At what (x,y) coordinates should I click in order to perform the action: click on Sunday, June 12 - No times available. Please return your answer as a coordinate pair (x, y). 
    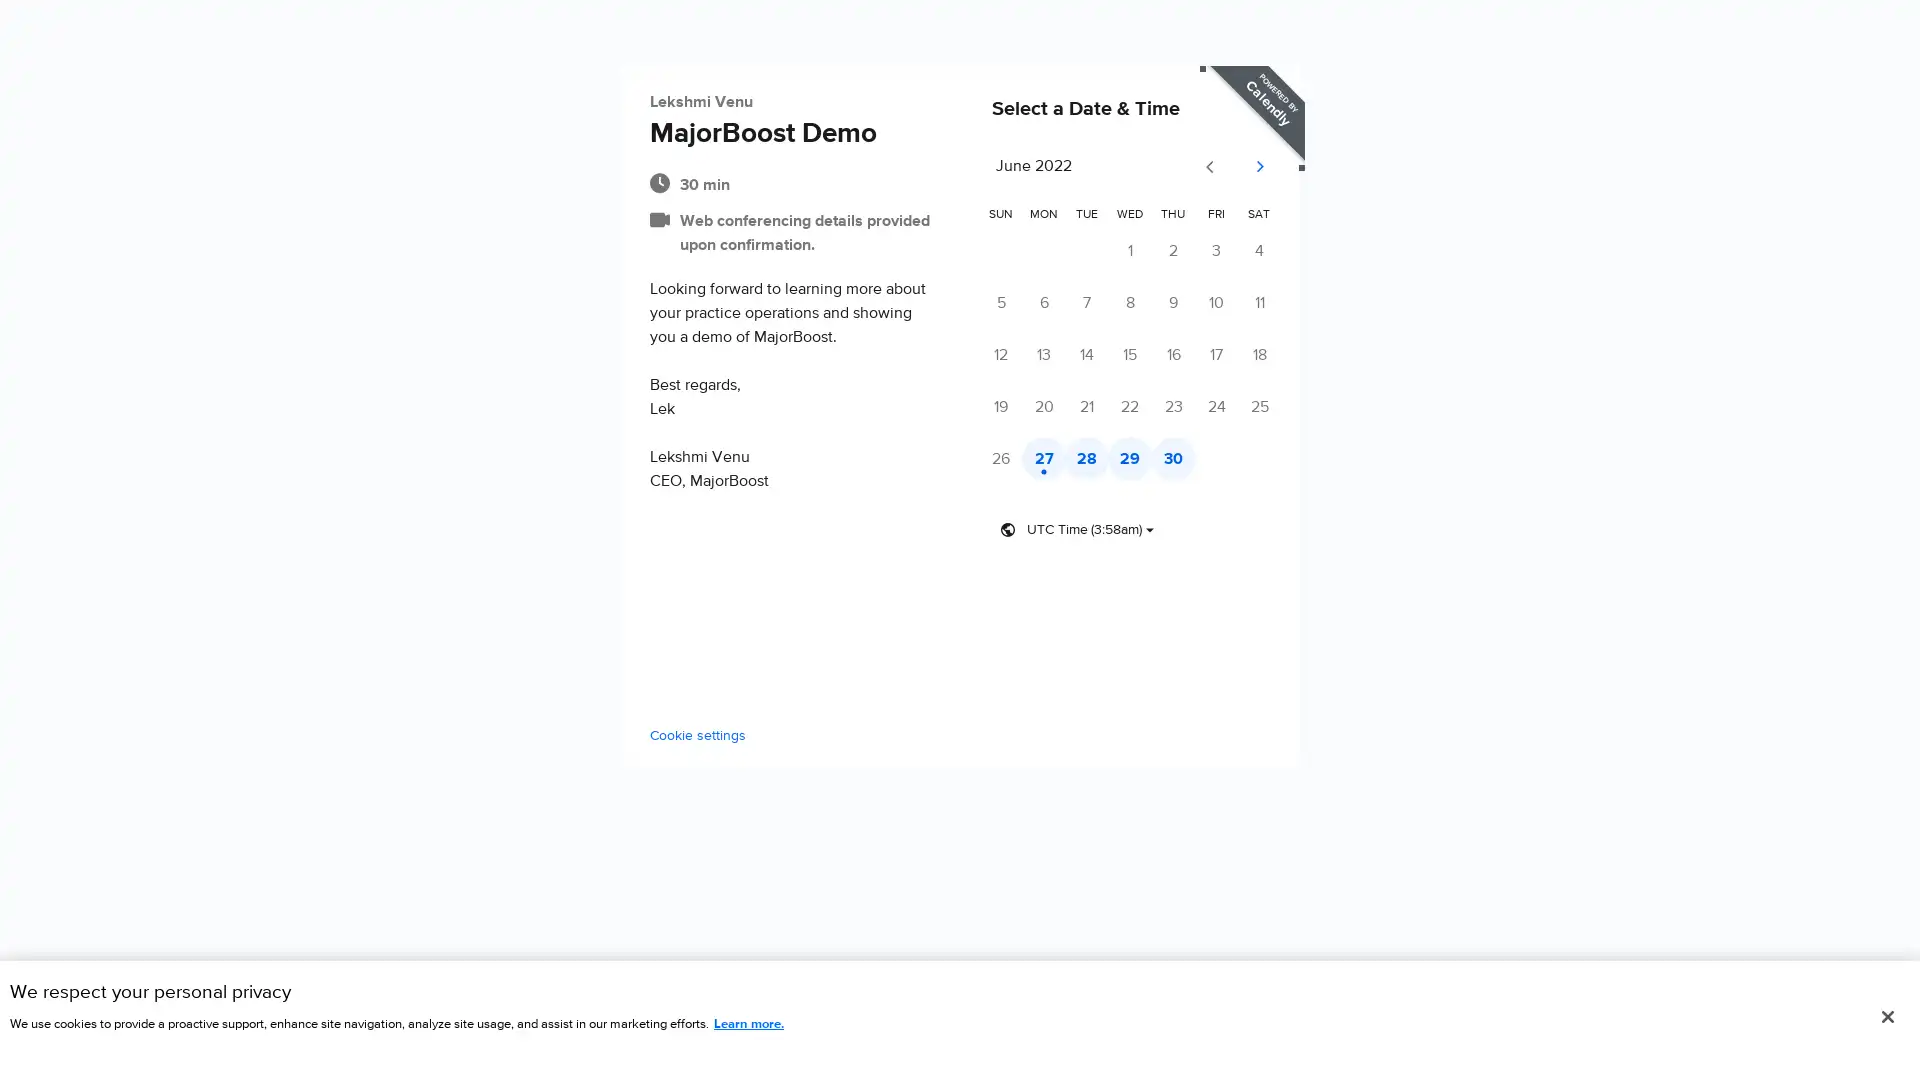
    Looking at the image, I should click on (1003, 354).